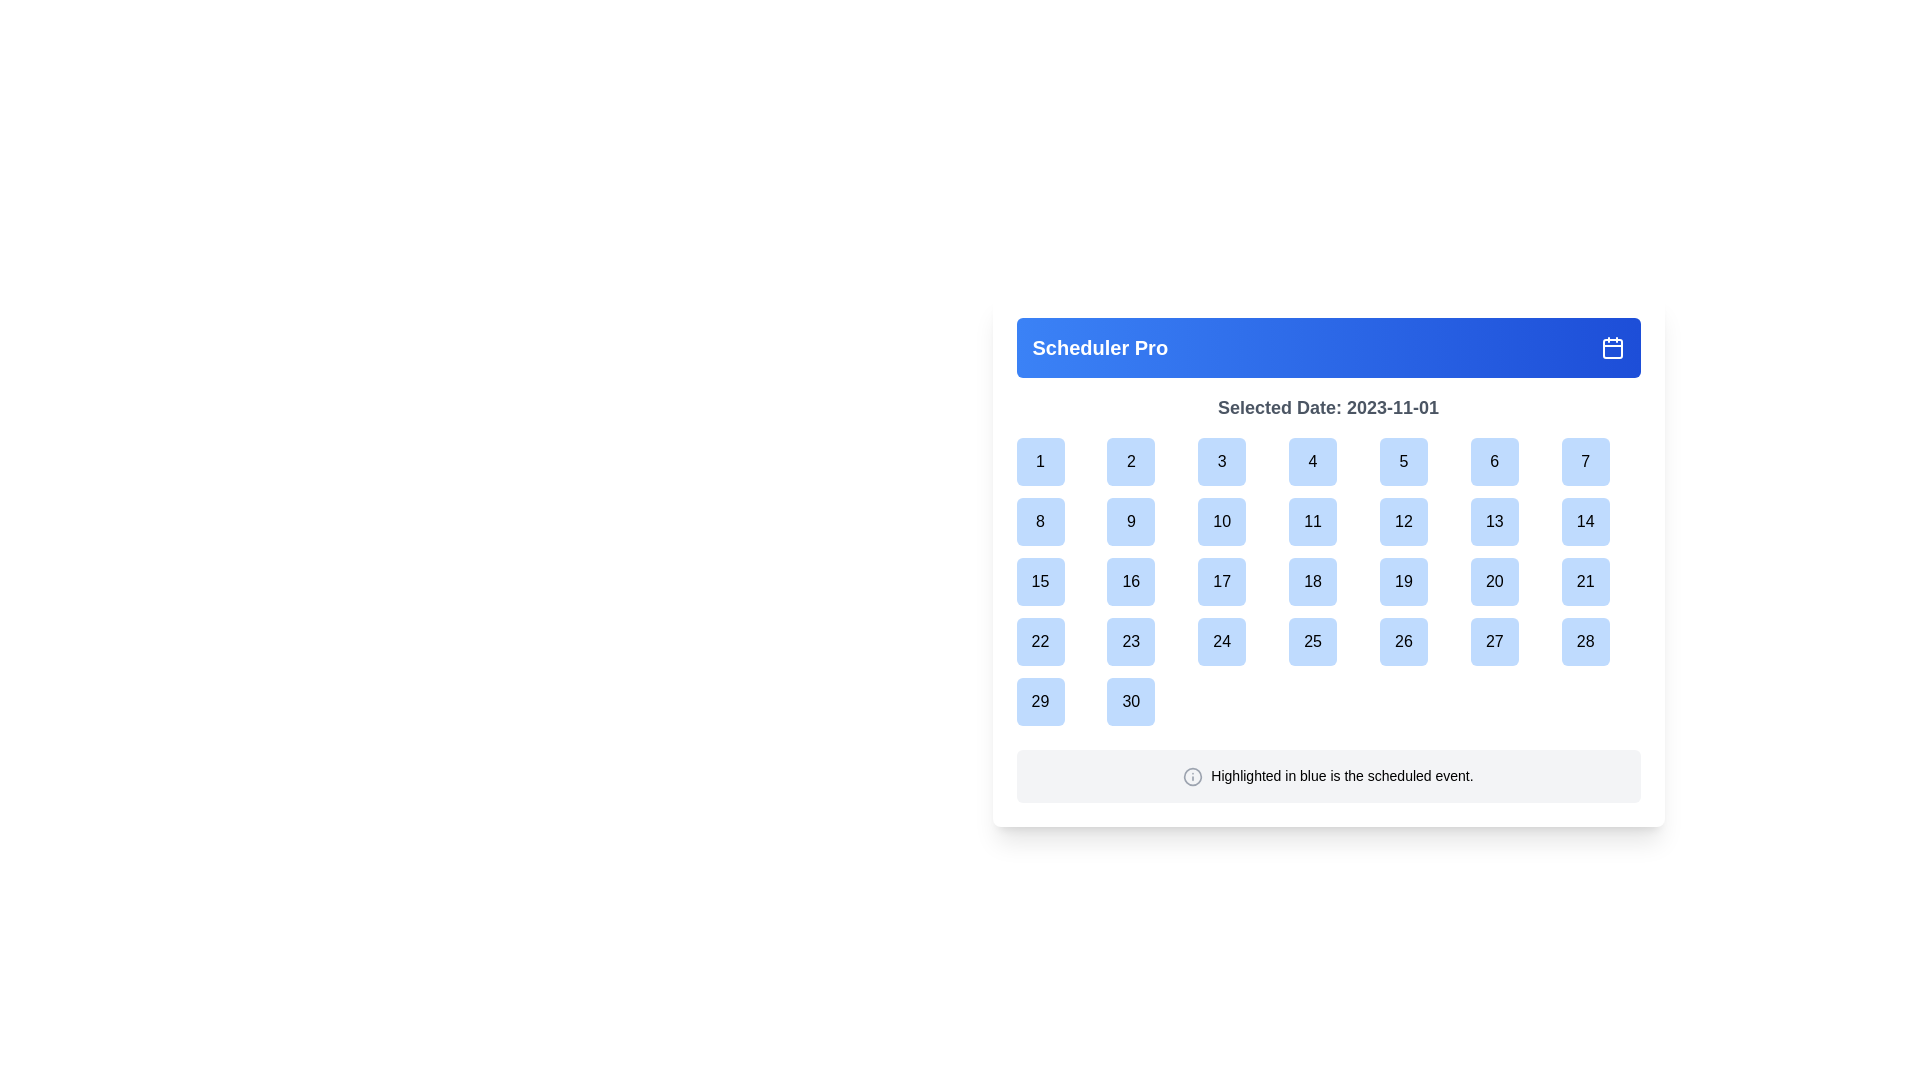  What do you see at coordinates (1313, 582) in the screenshot?
I see `the button representing the 18th day` at bounding box center [1313, 582].